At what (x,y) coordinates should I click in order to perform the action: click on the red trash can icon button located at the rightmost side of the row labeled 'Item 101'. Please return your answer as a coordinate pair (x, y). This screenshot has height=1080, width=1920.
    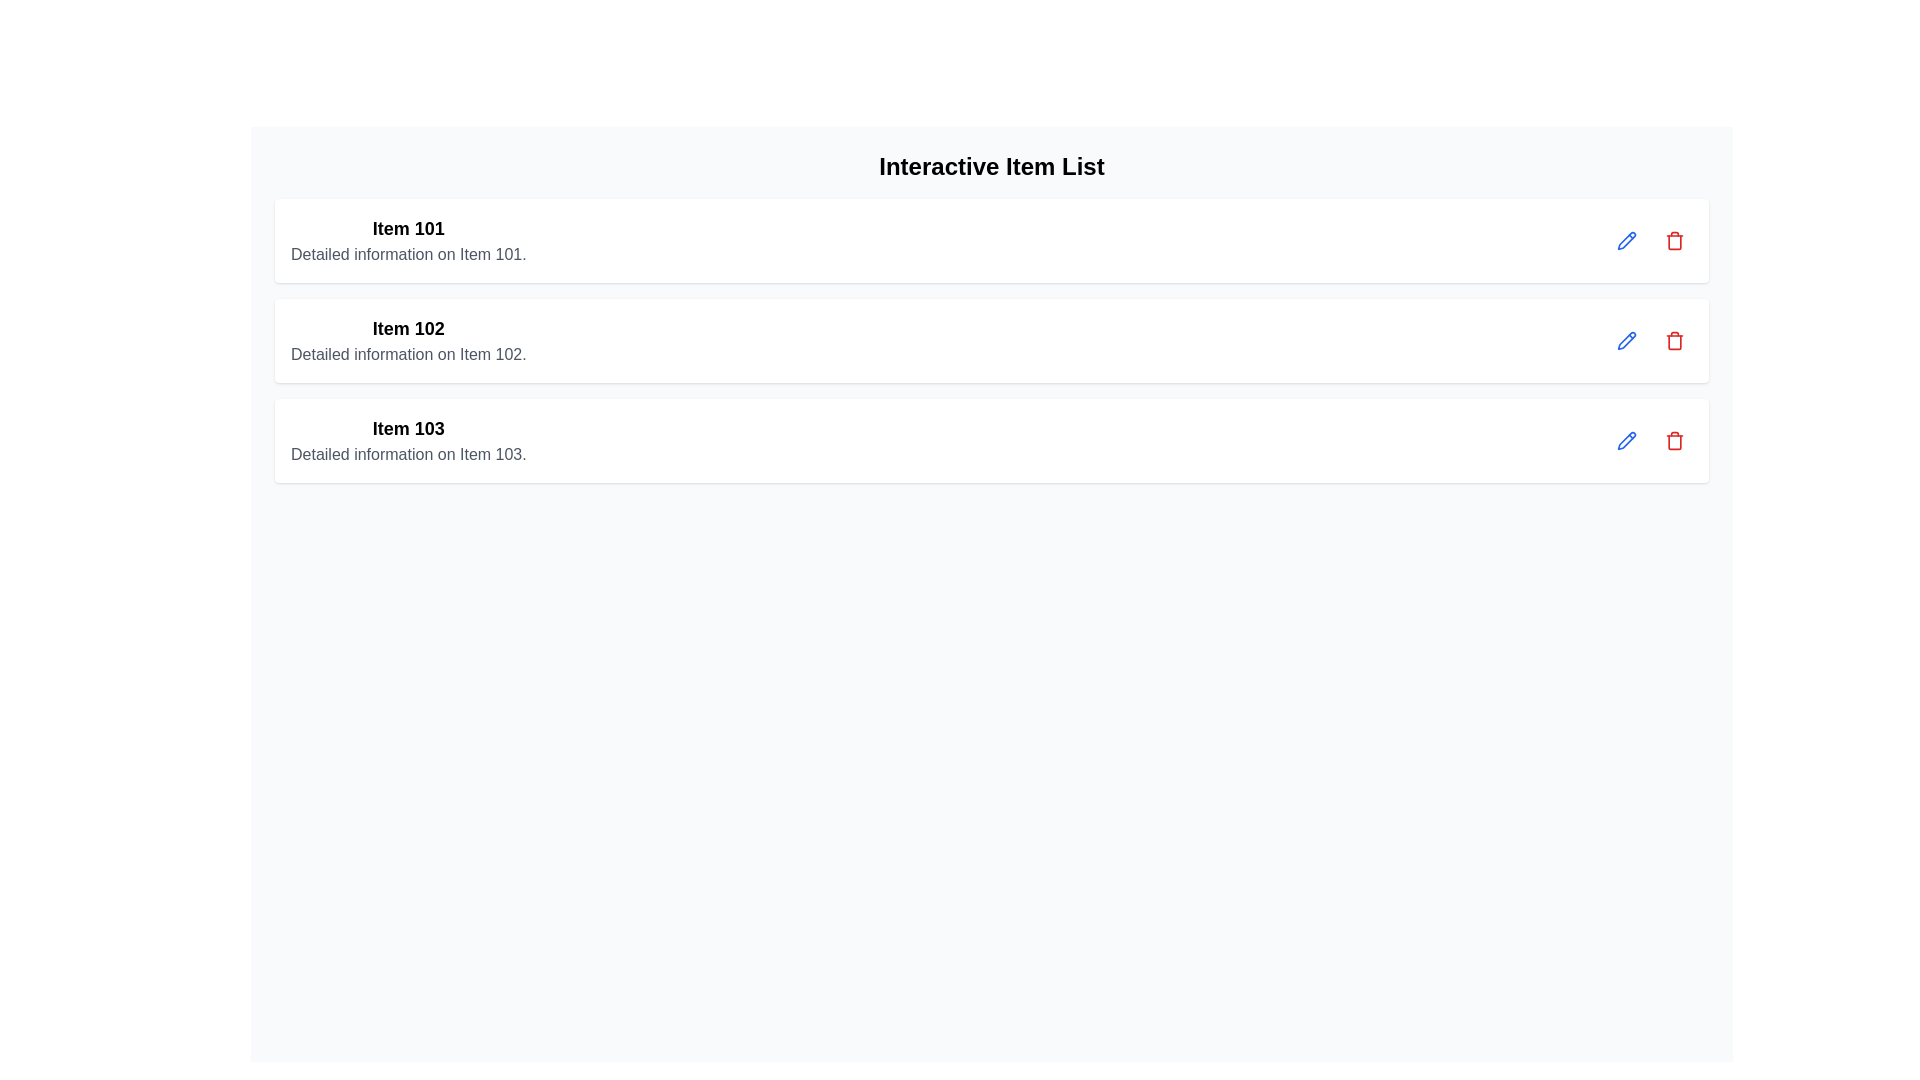
    Looking at the image, I should click on (1675, 239).